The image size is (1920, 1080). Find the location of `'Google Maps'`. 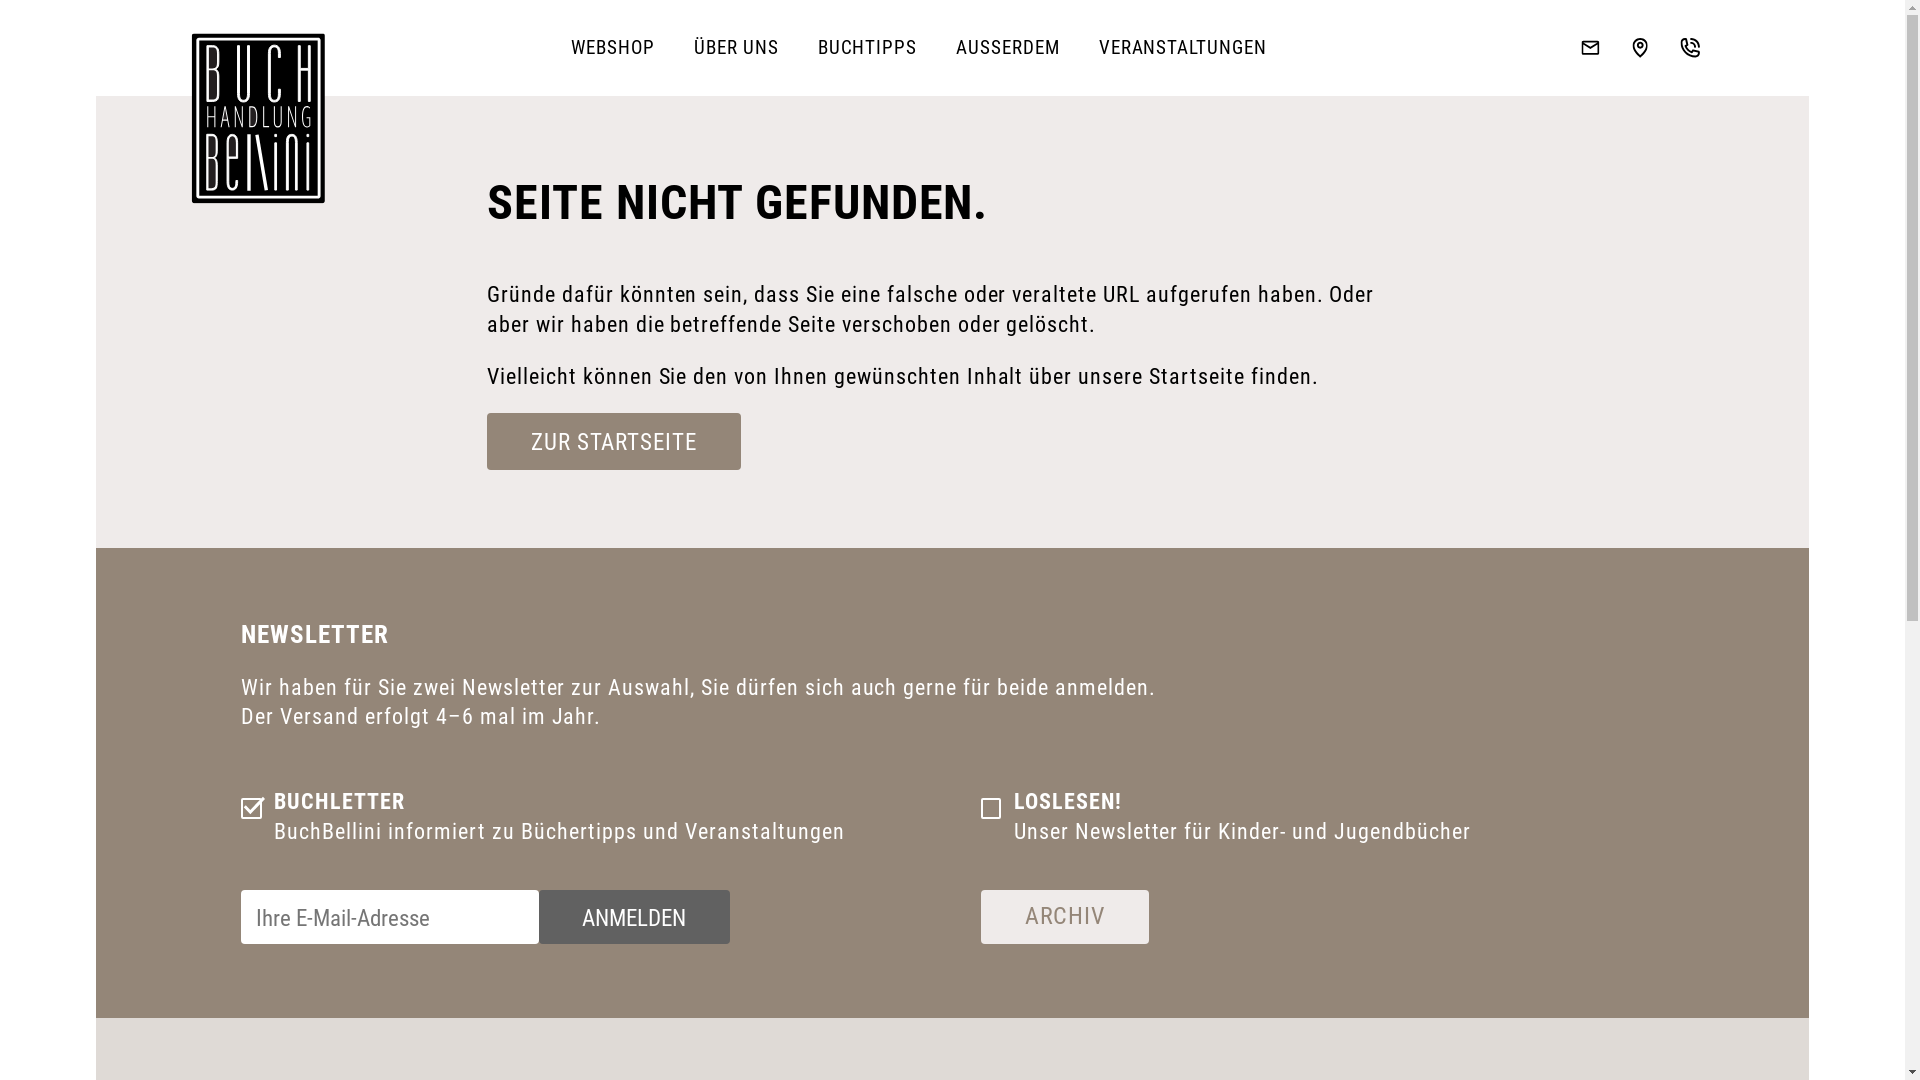

'Google Maps' is located at coordinates (1640, 46).